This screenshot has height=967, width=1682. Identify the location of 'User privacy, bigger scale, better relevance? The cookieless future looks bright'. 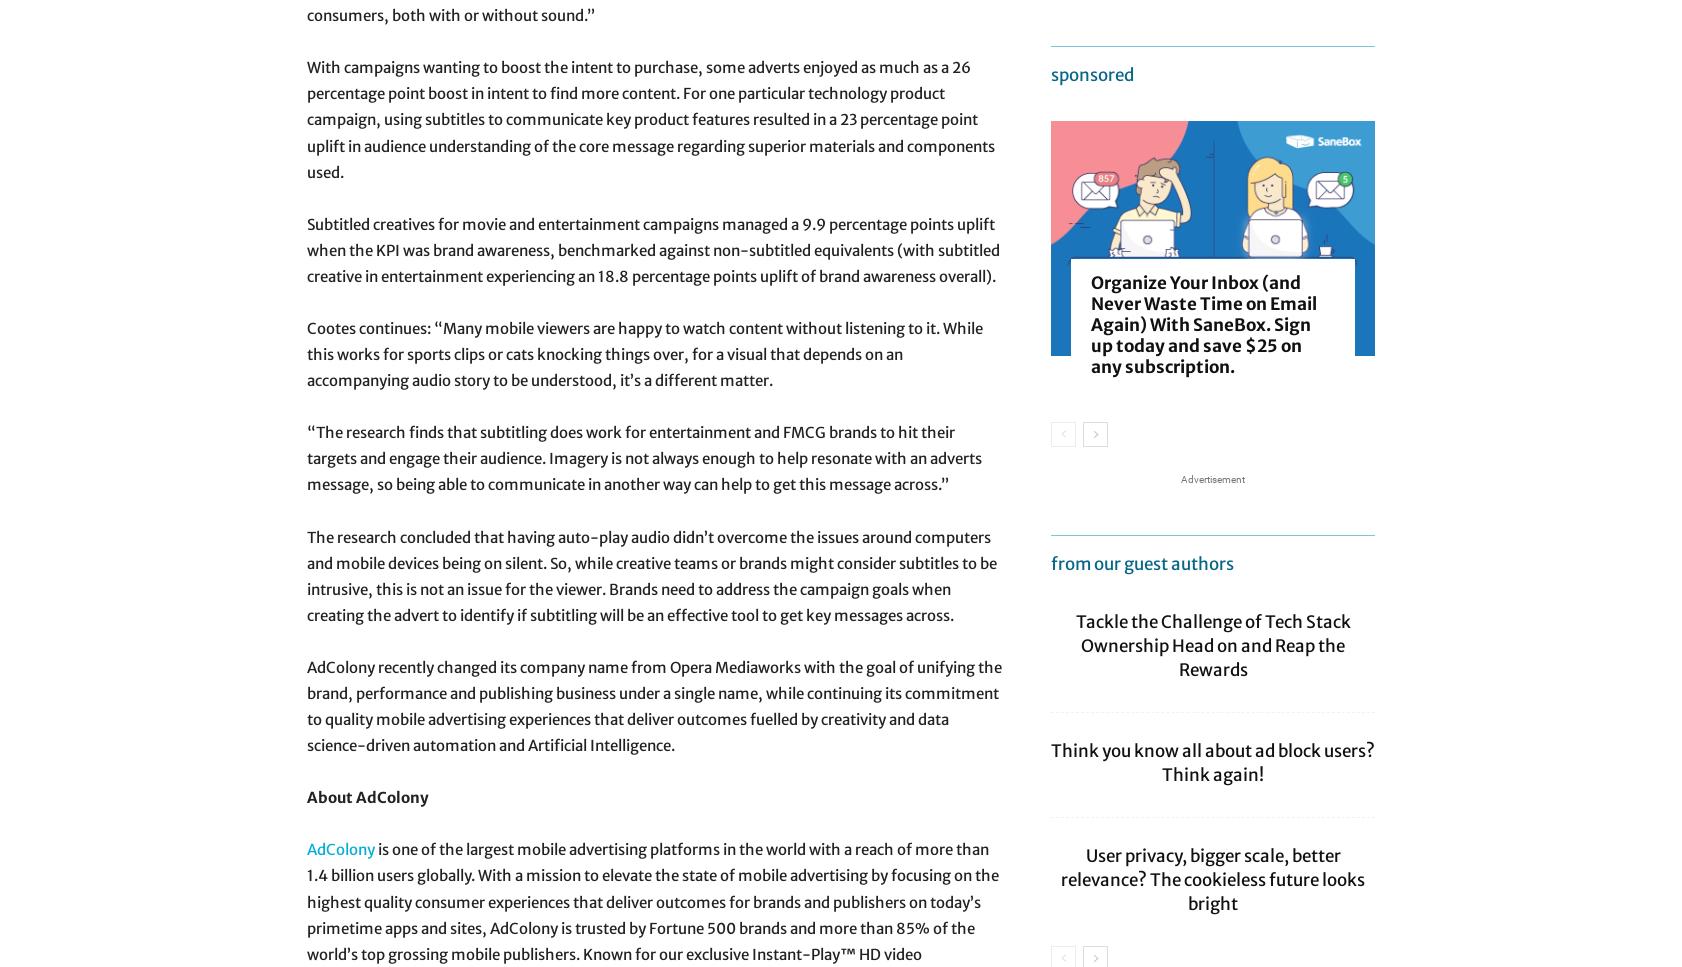
(1060, 878).